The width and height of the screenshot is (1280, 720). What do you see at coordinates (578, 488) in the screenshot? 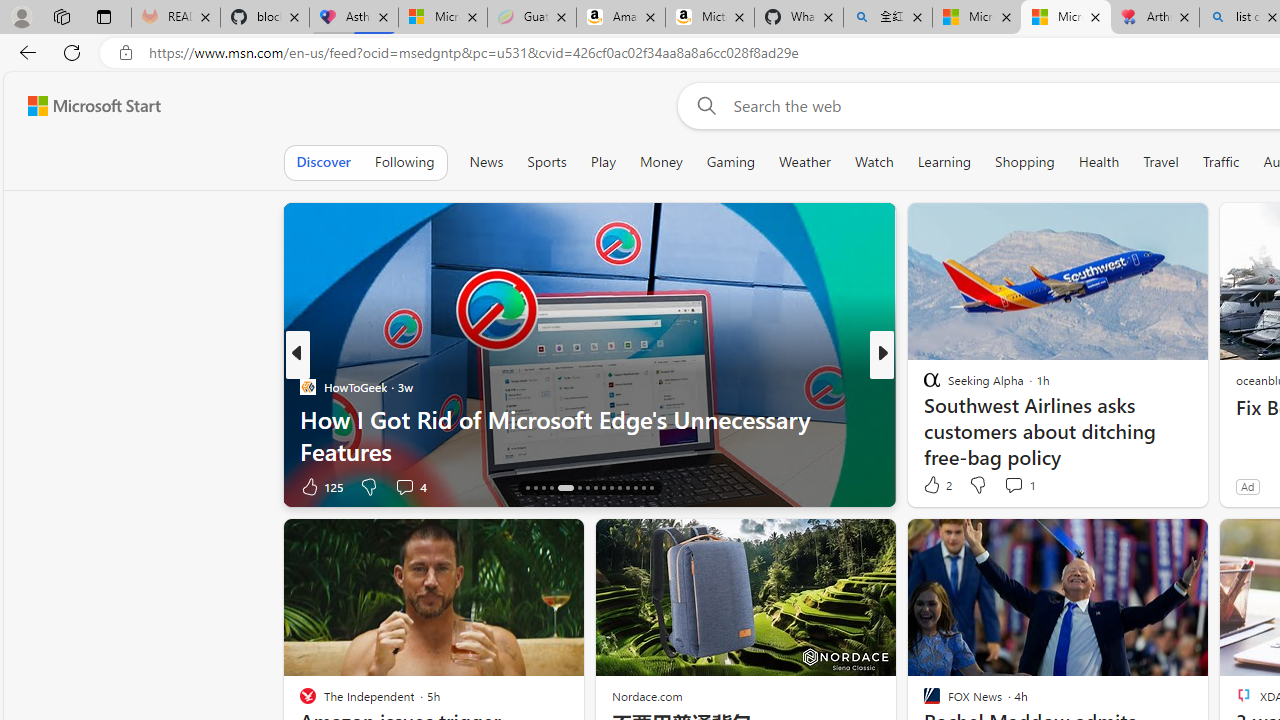
I see `'AutomationID: tab-21'` at bounding box center [578, 488].